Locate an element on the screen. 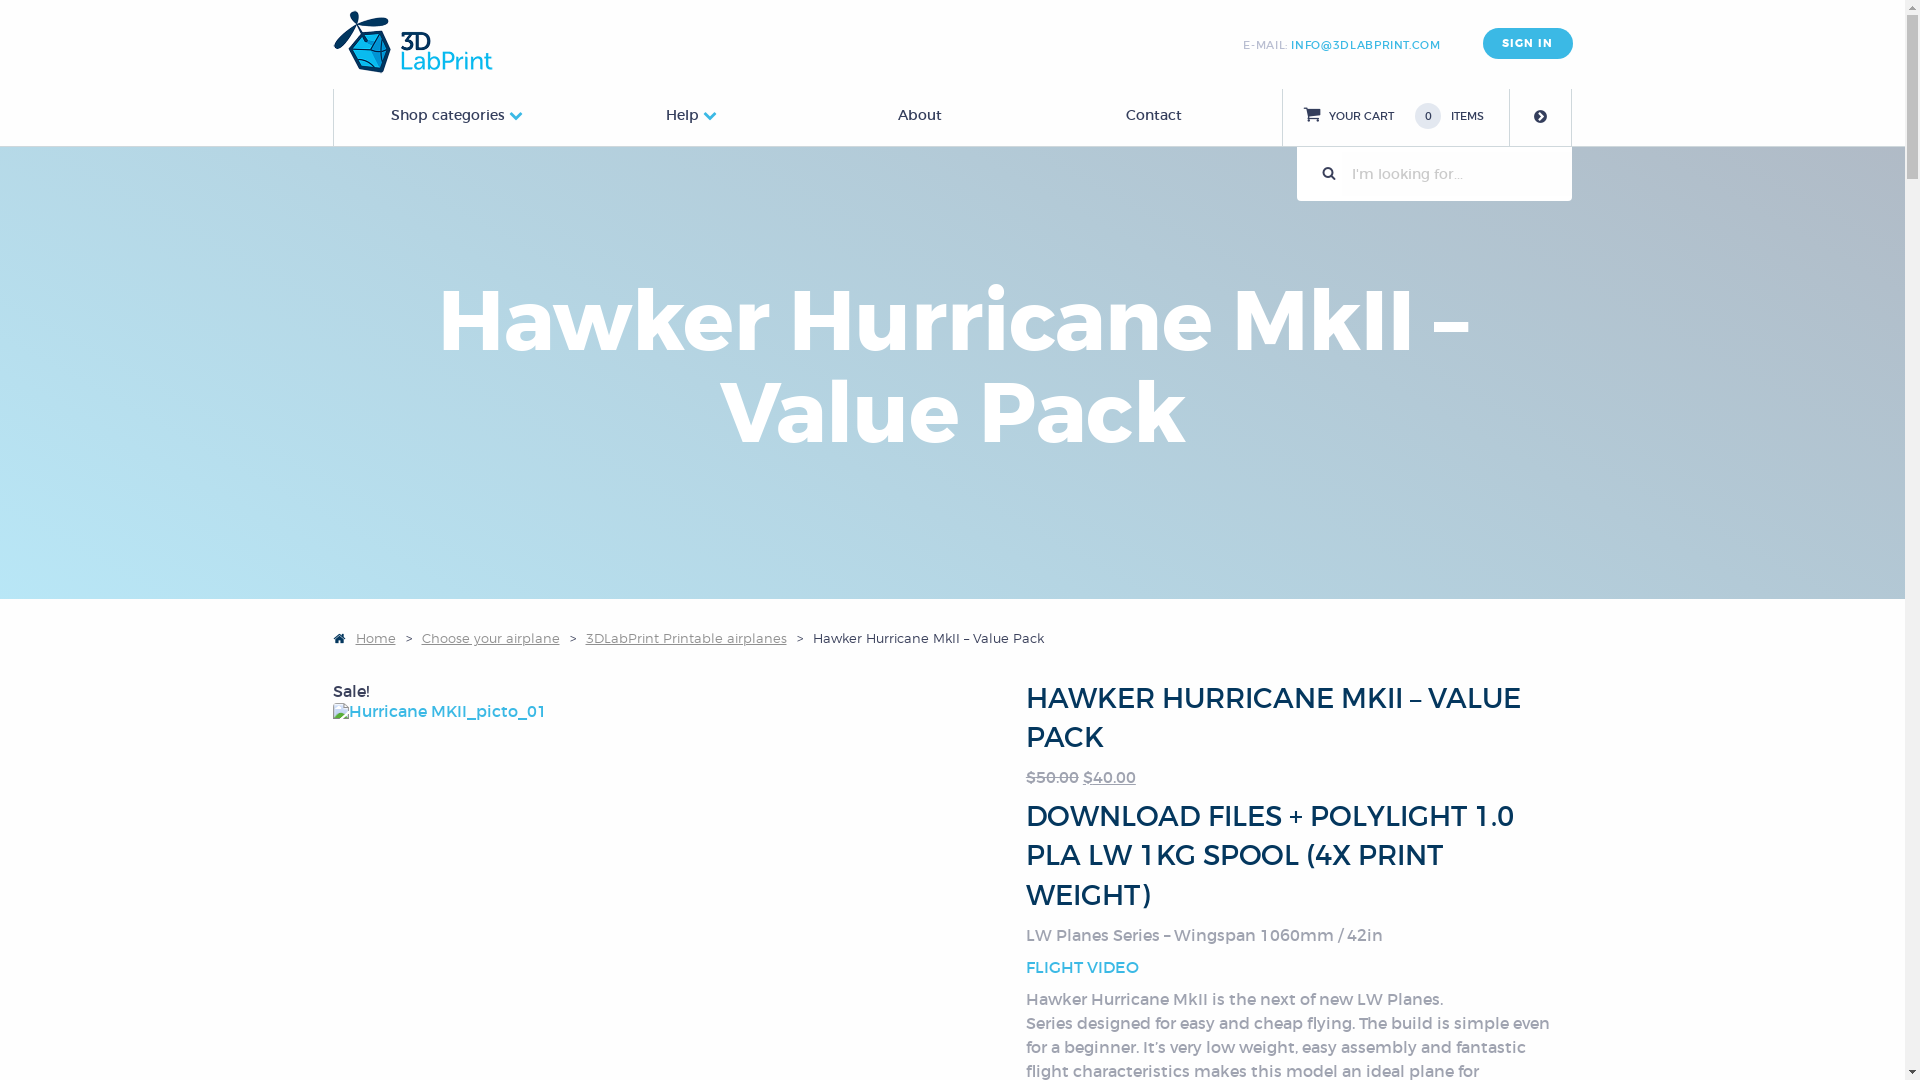  'About' is located at coordinates (919, 115).